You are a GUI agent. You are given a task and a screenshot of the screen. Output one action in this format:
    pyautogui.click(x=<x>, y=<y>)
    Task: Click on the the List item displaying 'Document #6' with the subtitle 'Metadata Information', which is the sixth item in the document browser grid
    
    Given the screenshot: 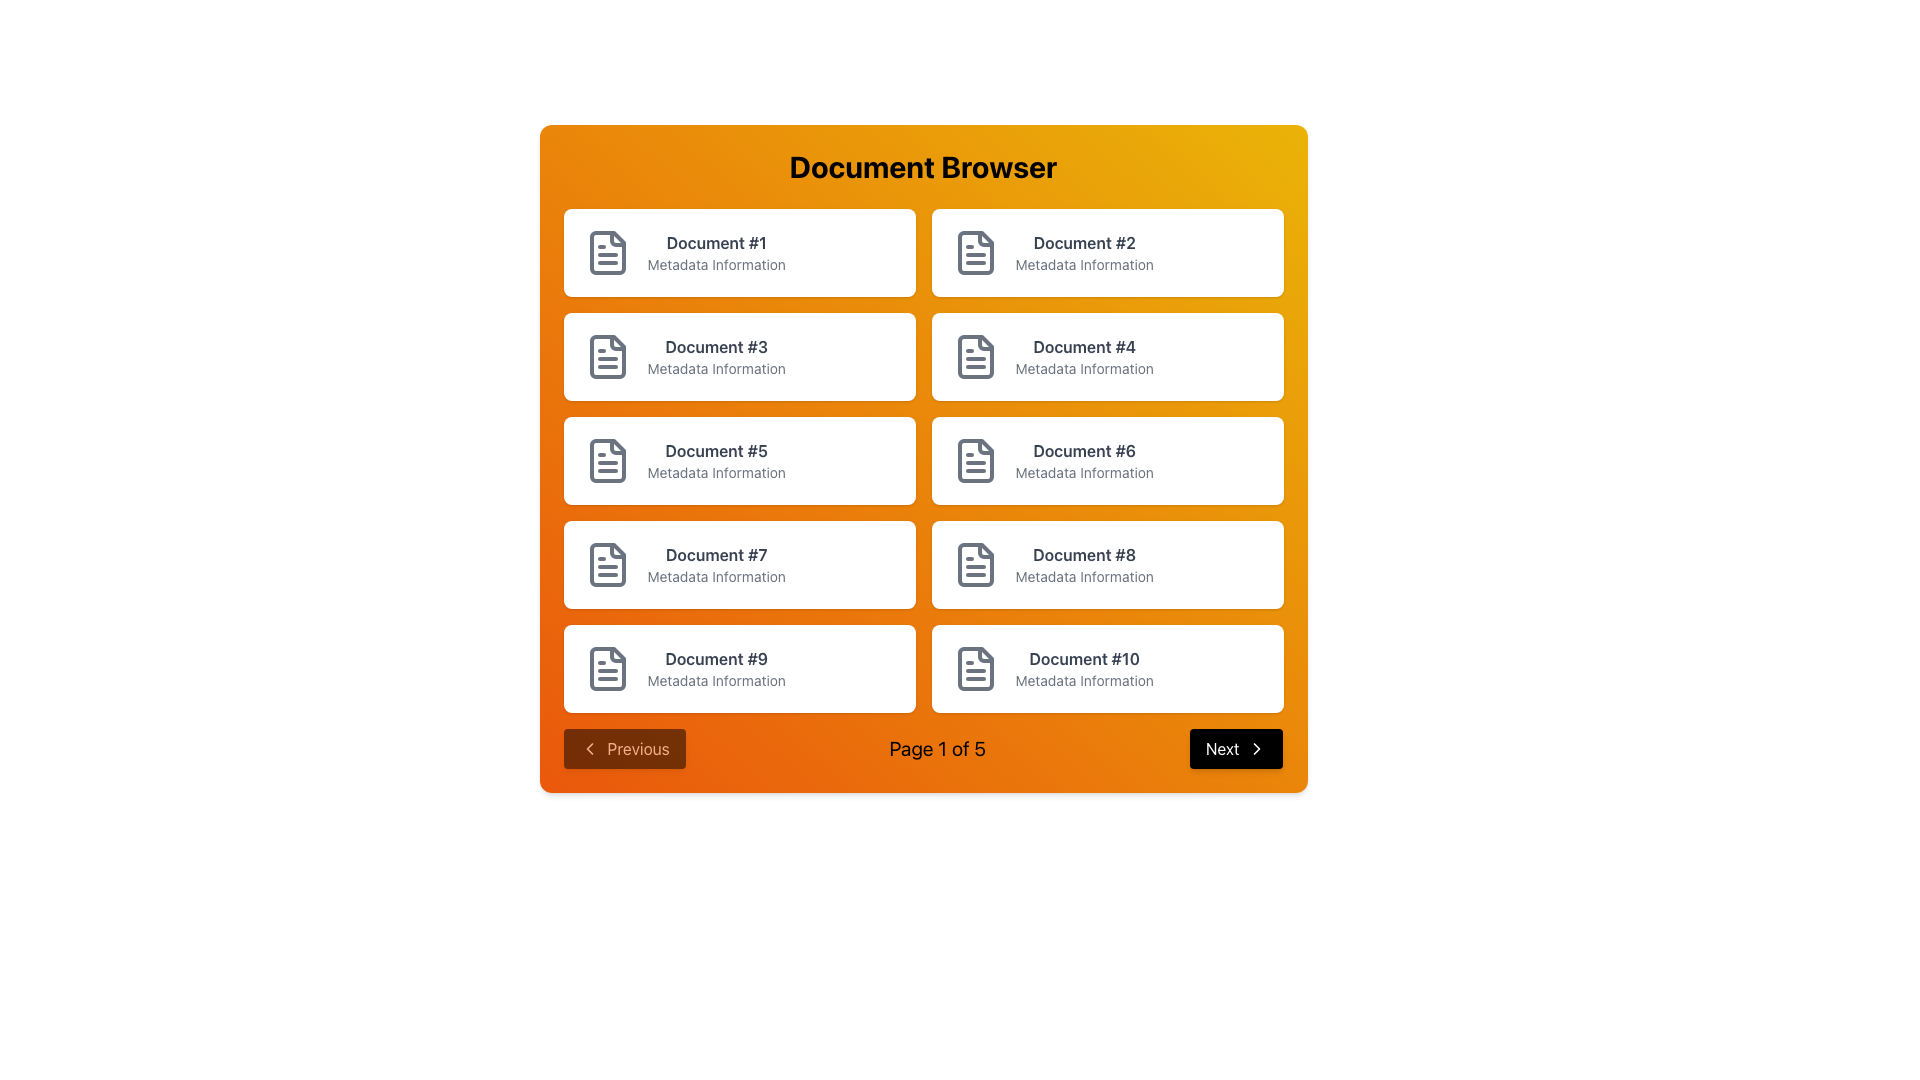 What is the action you would take?
    pyautogui.click(x=1083, y=461)
    